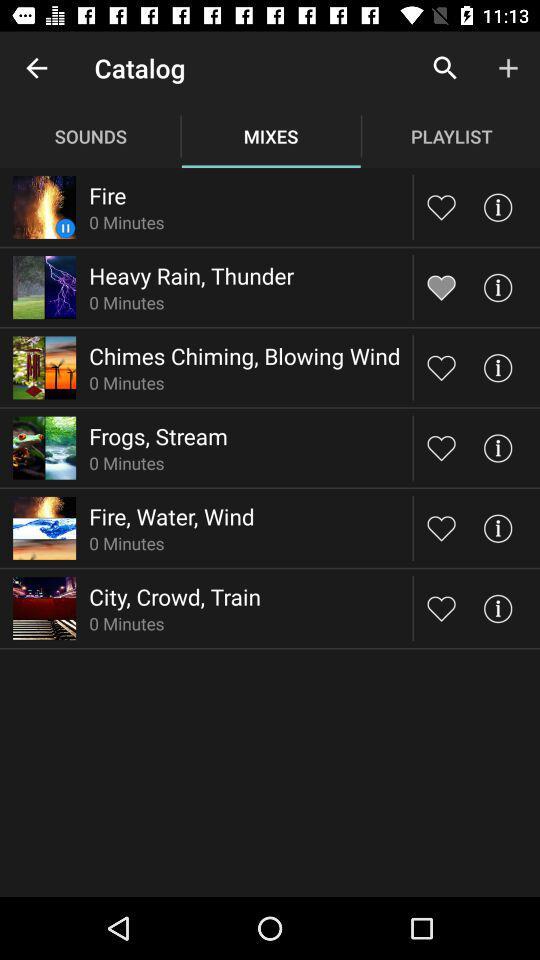 This screenshot has height=960, width=540. Describe the element at coordinates (441, 366) in the screenshot. I see `love third song down` at that location.